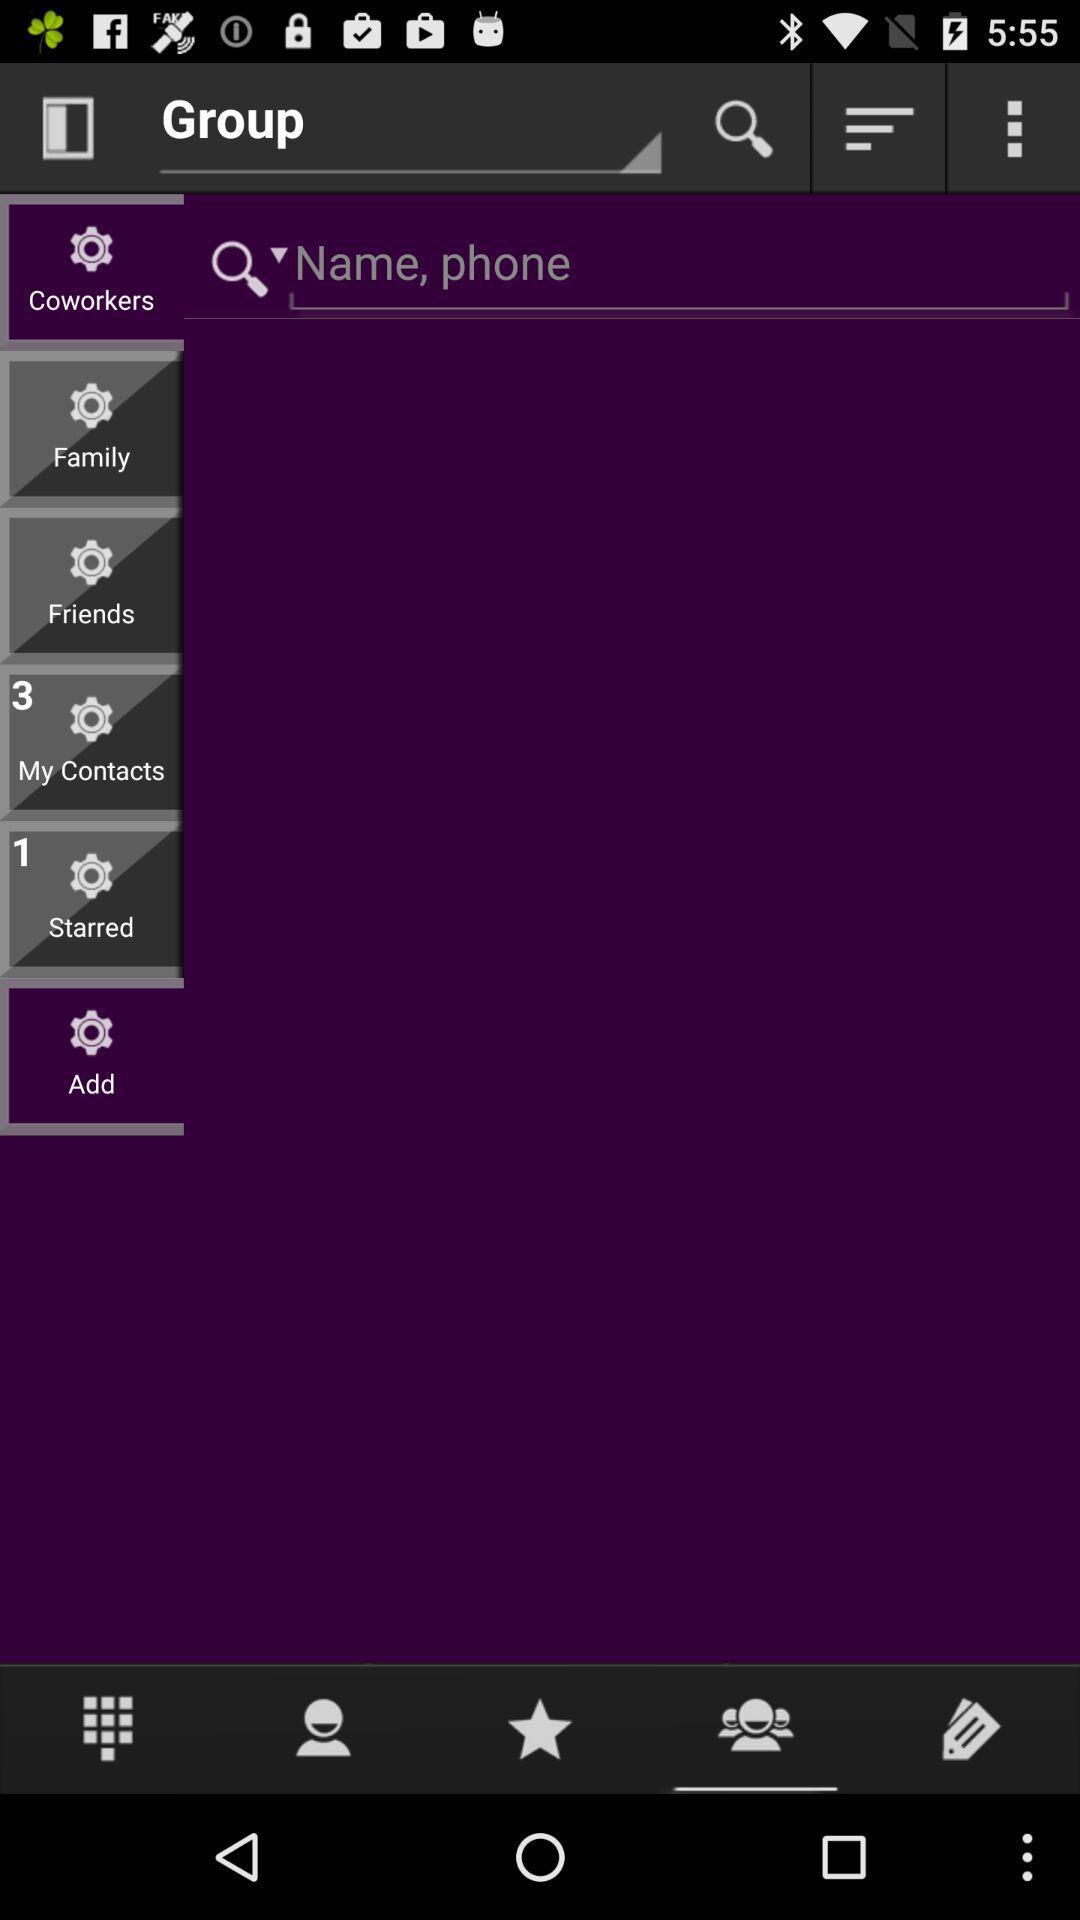 The image size is (1080, 1920). Describe the element at coordinates (91, 627) in the screenshot. I see `friends icon` at that location.